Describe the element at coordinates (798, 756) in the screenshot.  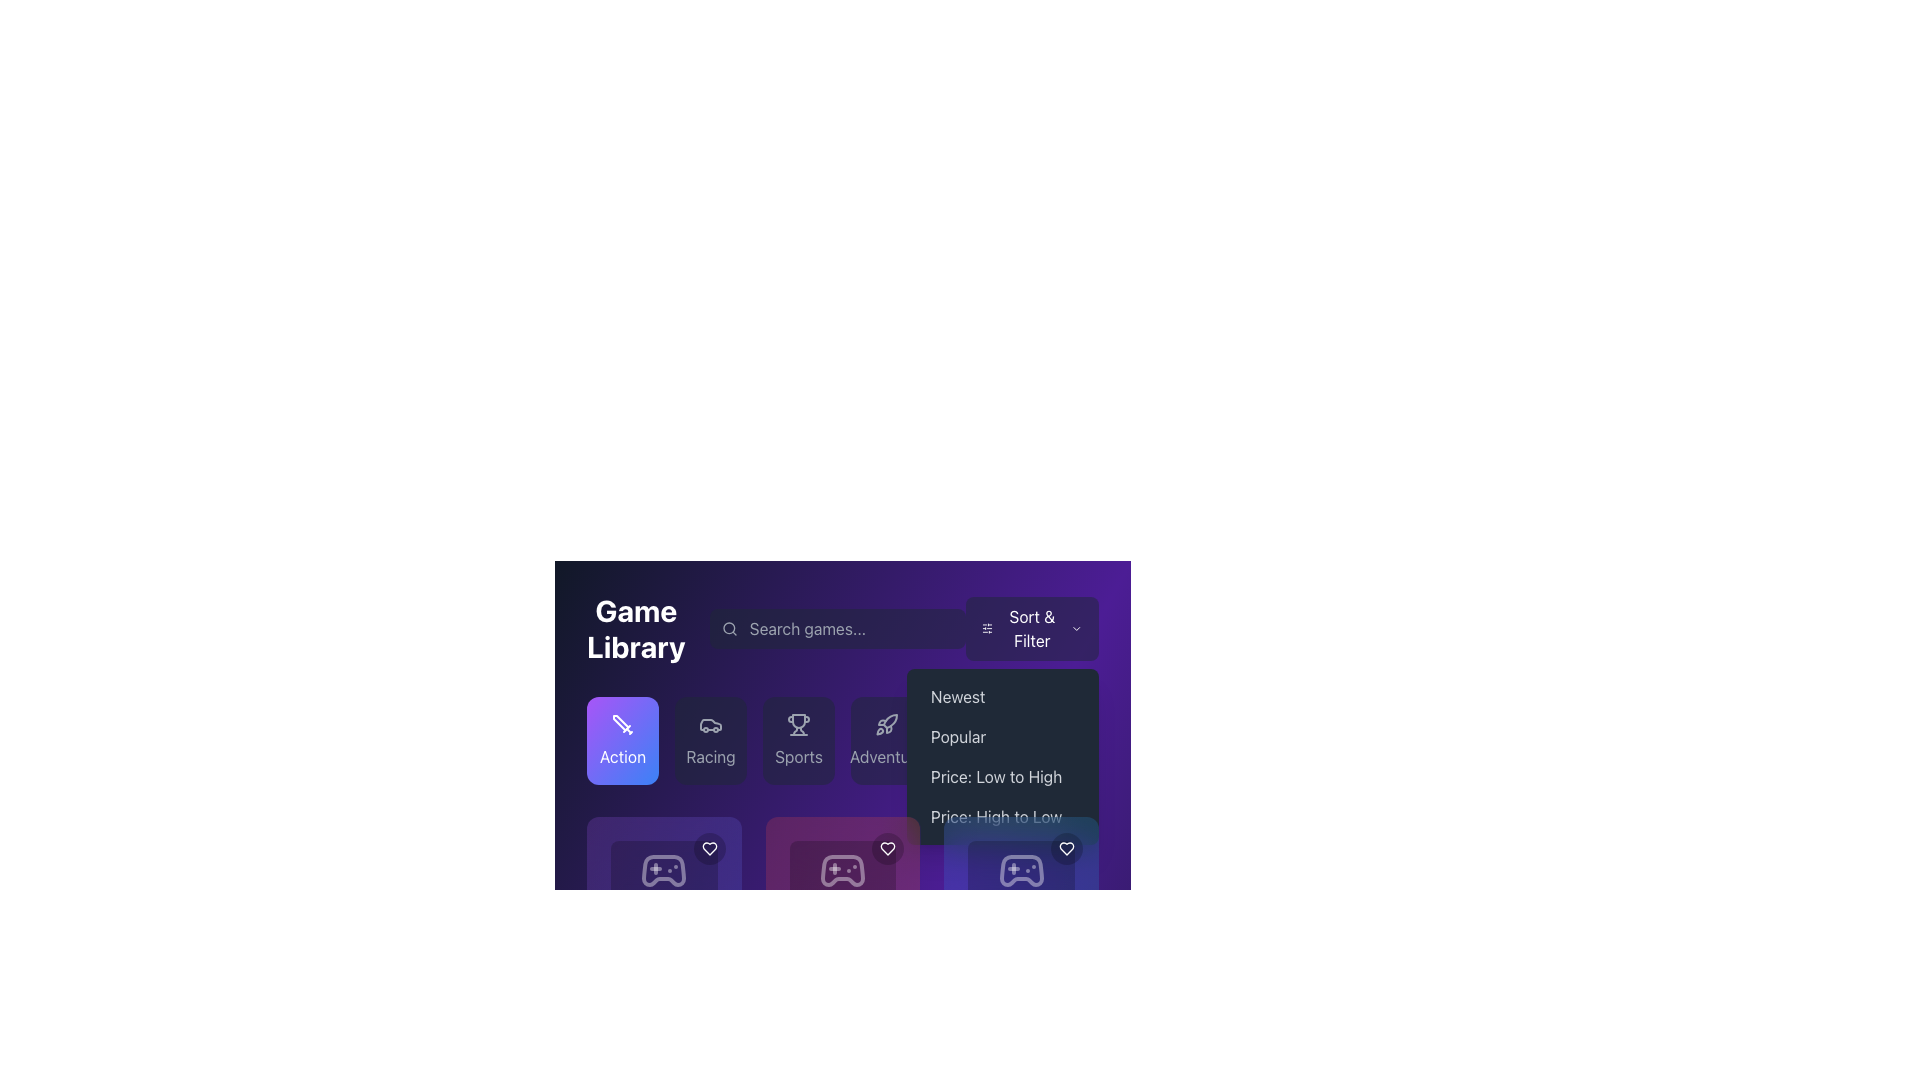
I see `the 'Sports' category button label to potentially reveal additional options or details` at that location.